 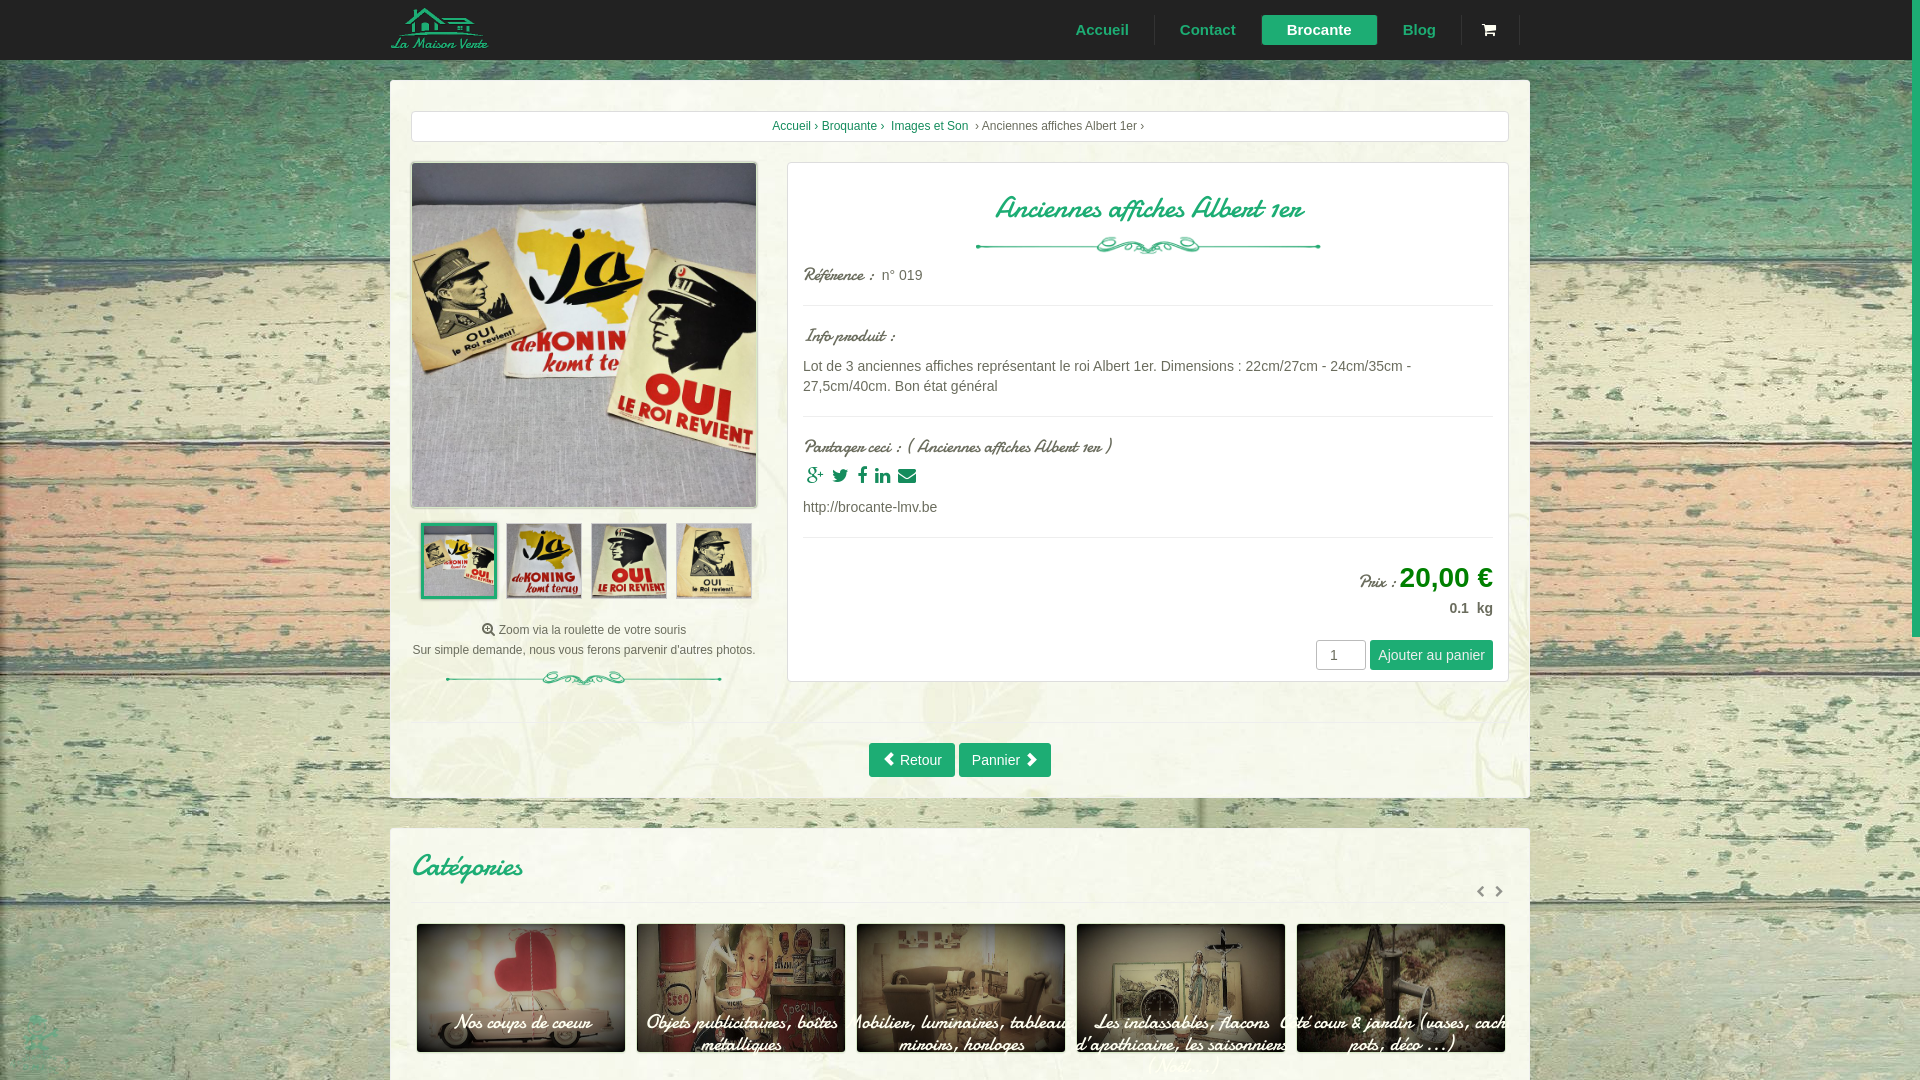 I want to click on 'Image 4', so click(x=714, y=560).